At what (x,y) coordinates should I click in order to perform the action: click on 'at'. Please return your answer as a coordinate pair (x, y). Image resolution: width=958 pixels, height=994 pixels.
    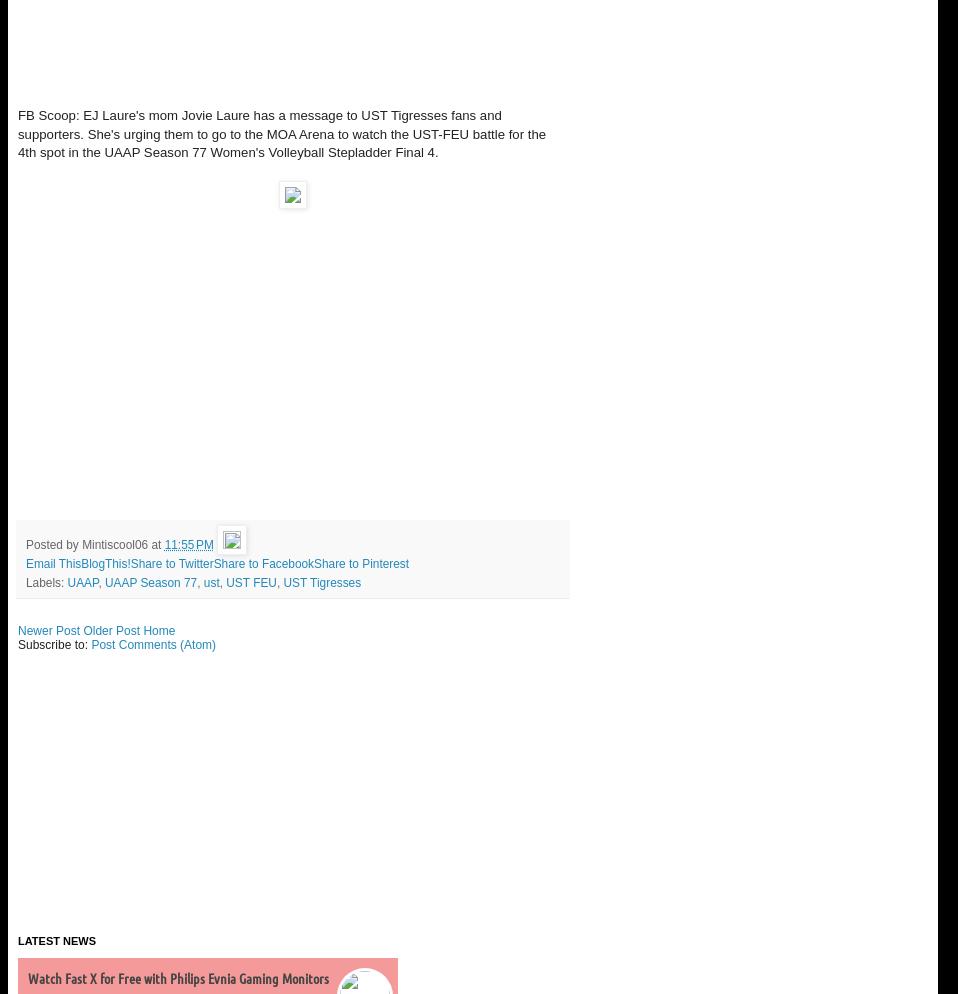
    Looking at the image, I should click on (150, 544).